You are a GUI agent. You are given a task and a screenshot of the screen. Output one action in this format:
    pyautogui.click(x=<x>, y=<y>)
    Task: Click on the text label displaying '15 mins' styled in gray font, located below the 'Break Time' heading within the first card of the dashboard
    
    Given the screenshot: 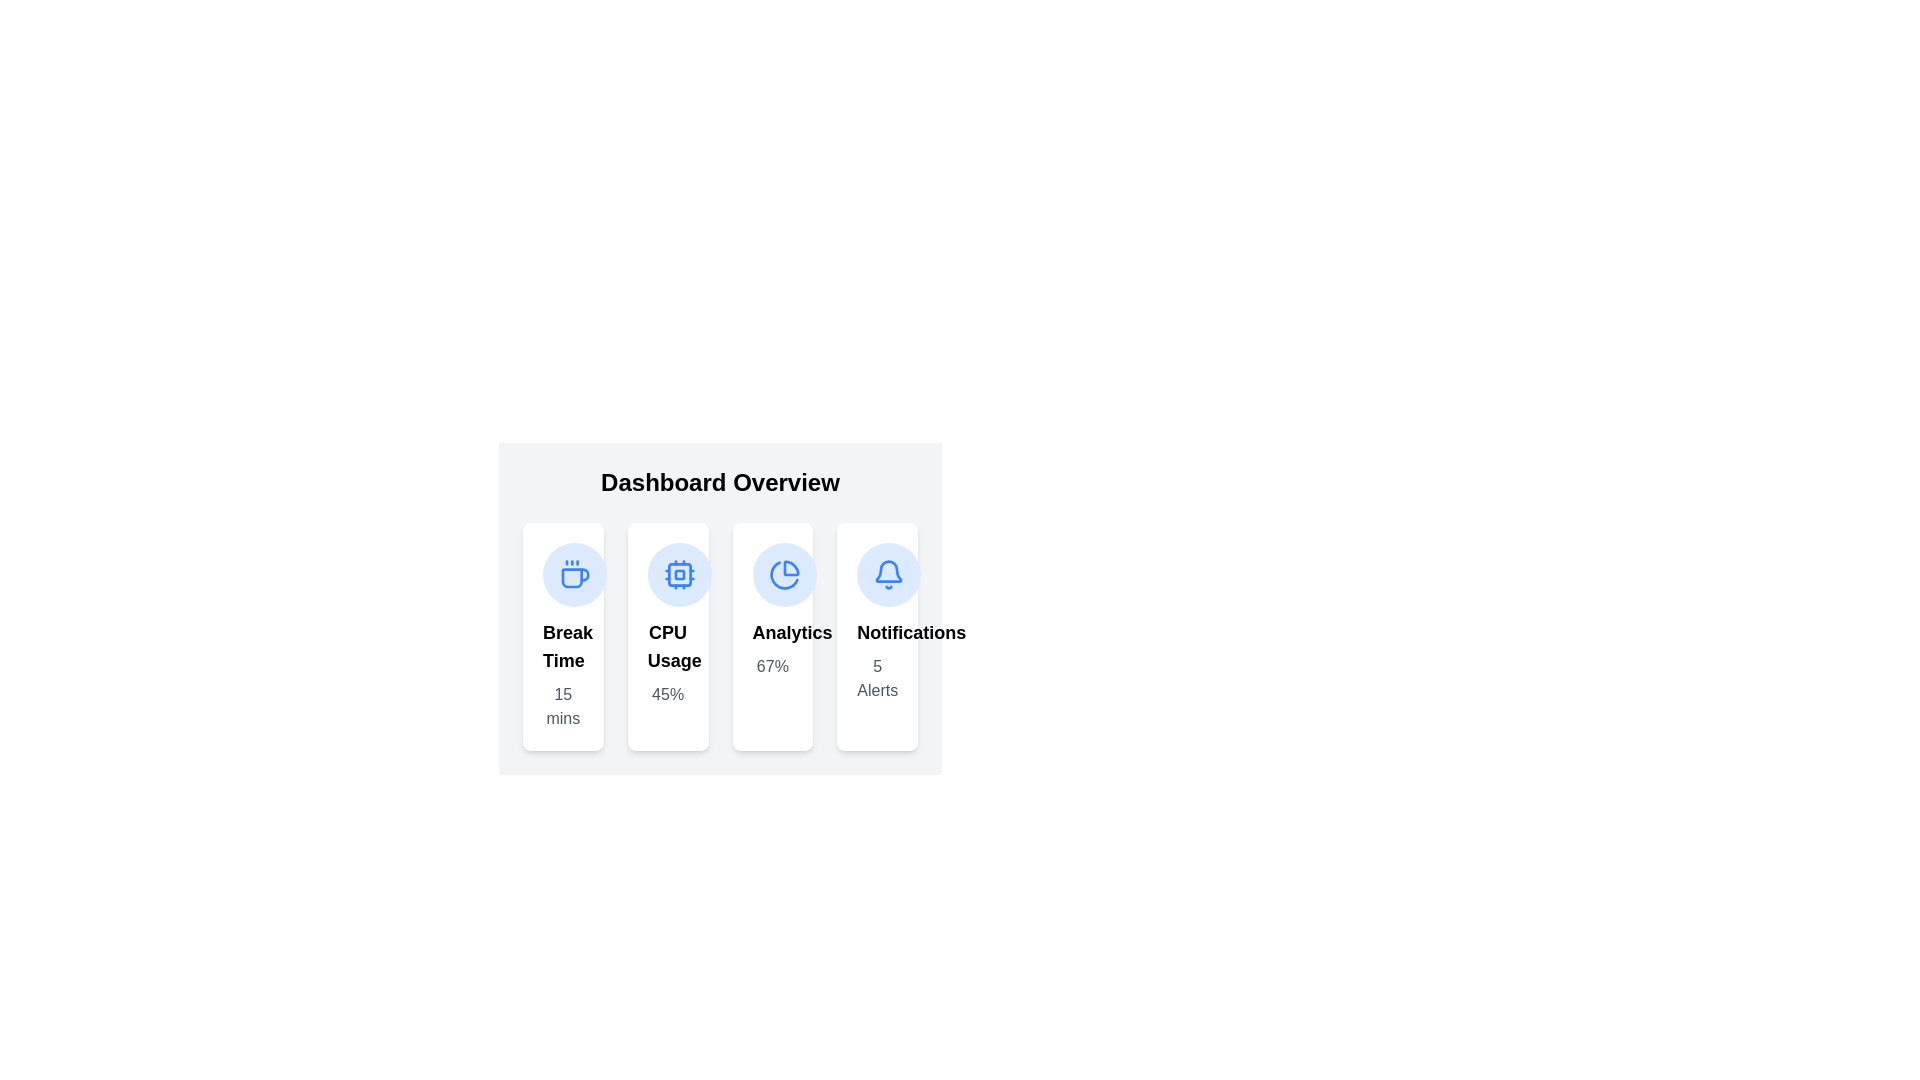 What is the action you would take?
    pyautogui.click(x=562, y=705)
    